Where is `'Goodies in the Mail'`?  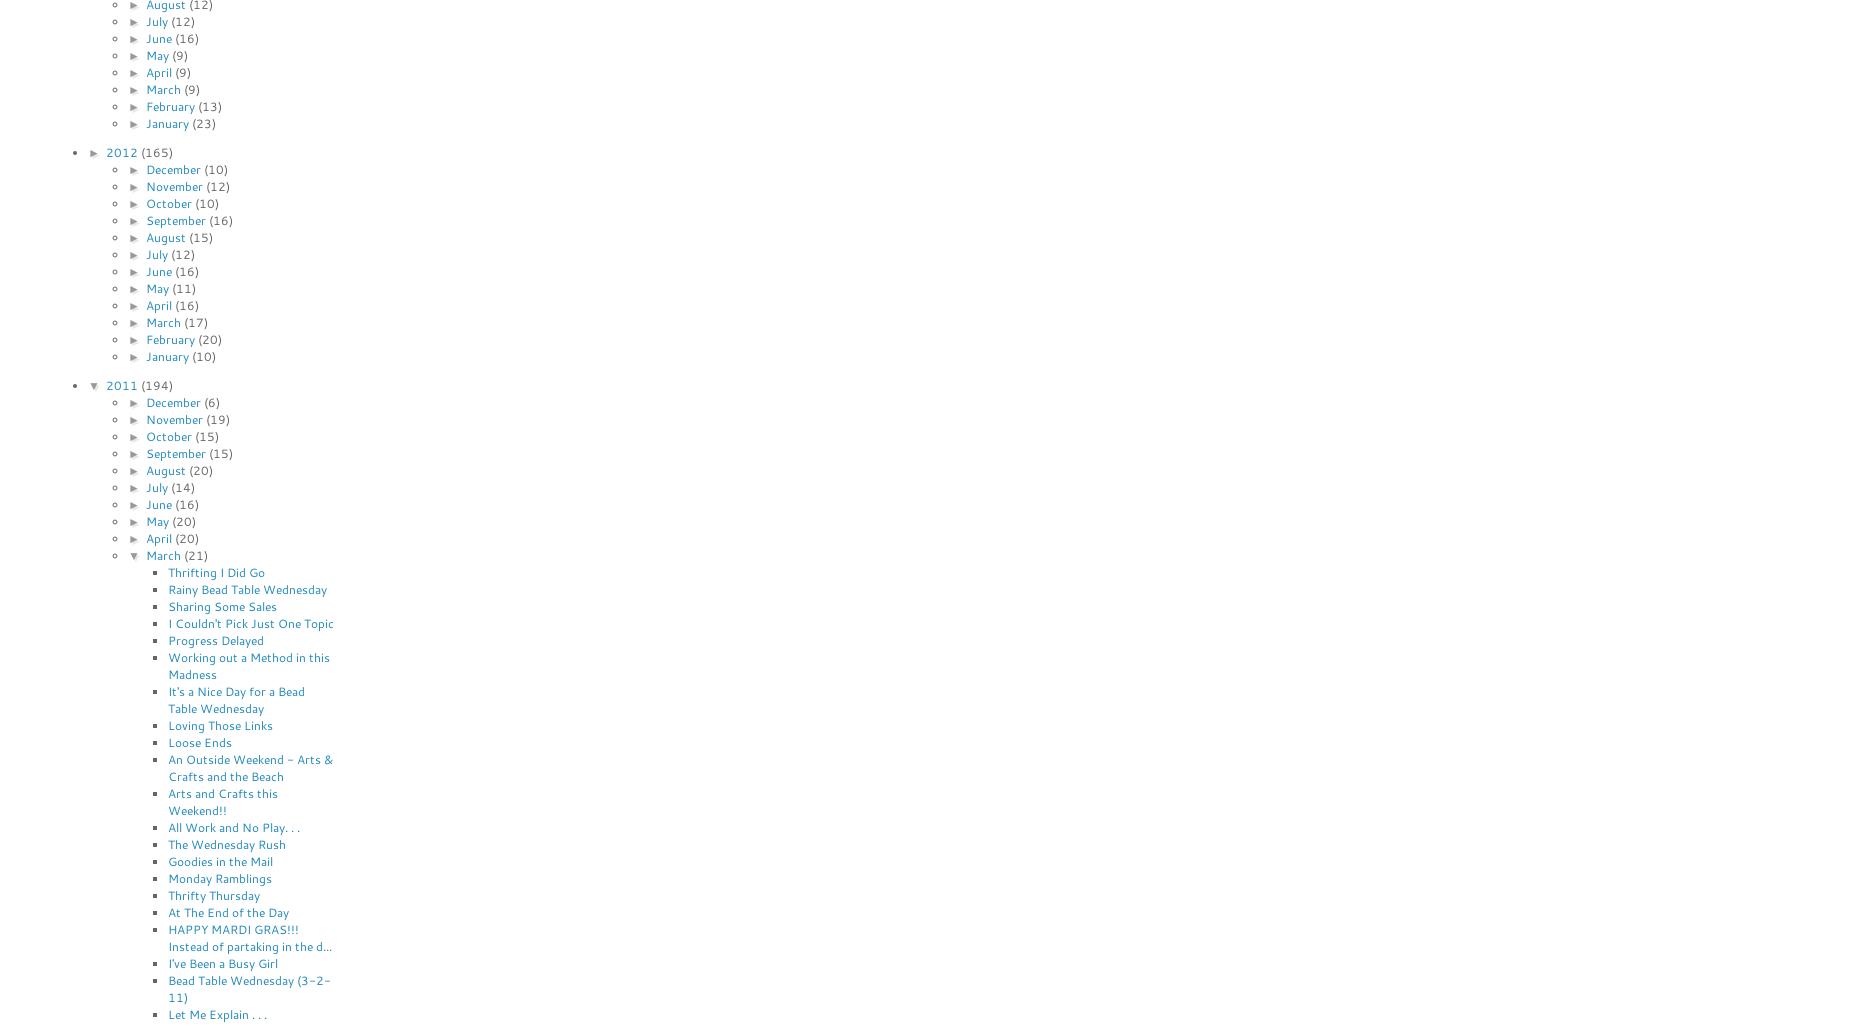 'Goodies in the Mail' is located at coordinates (219, 860).